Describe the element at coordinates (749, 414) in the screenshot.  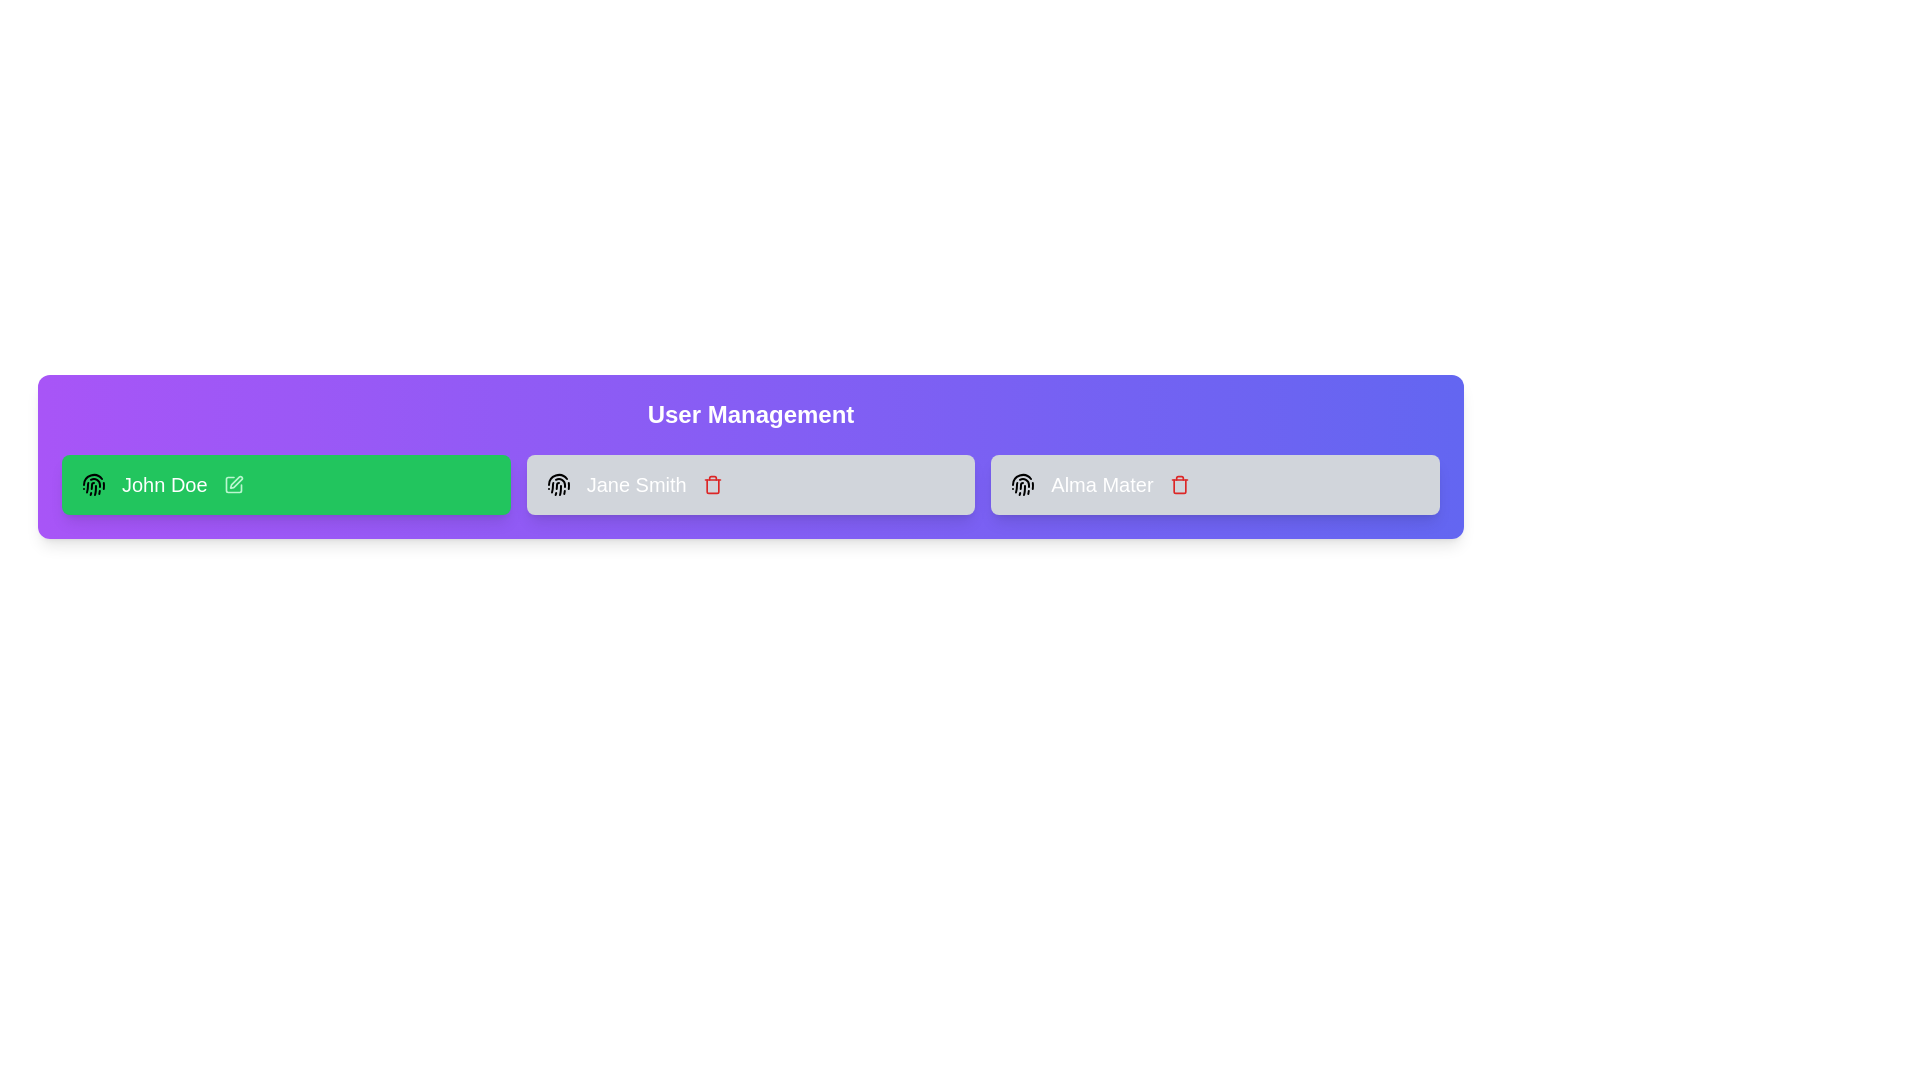
I see `the 'User Management' header to interact with it` at that location.